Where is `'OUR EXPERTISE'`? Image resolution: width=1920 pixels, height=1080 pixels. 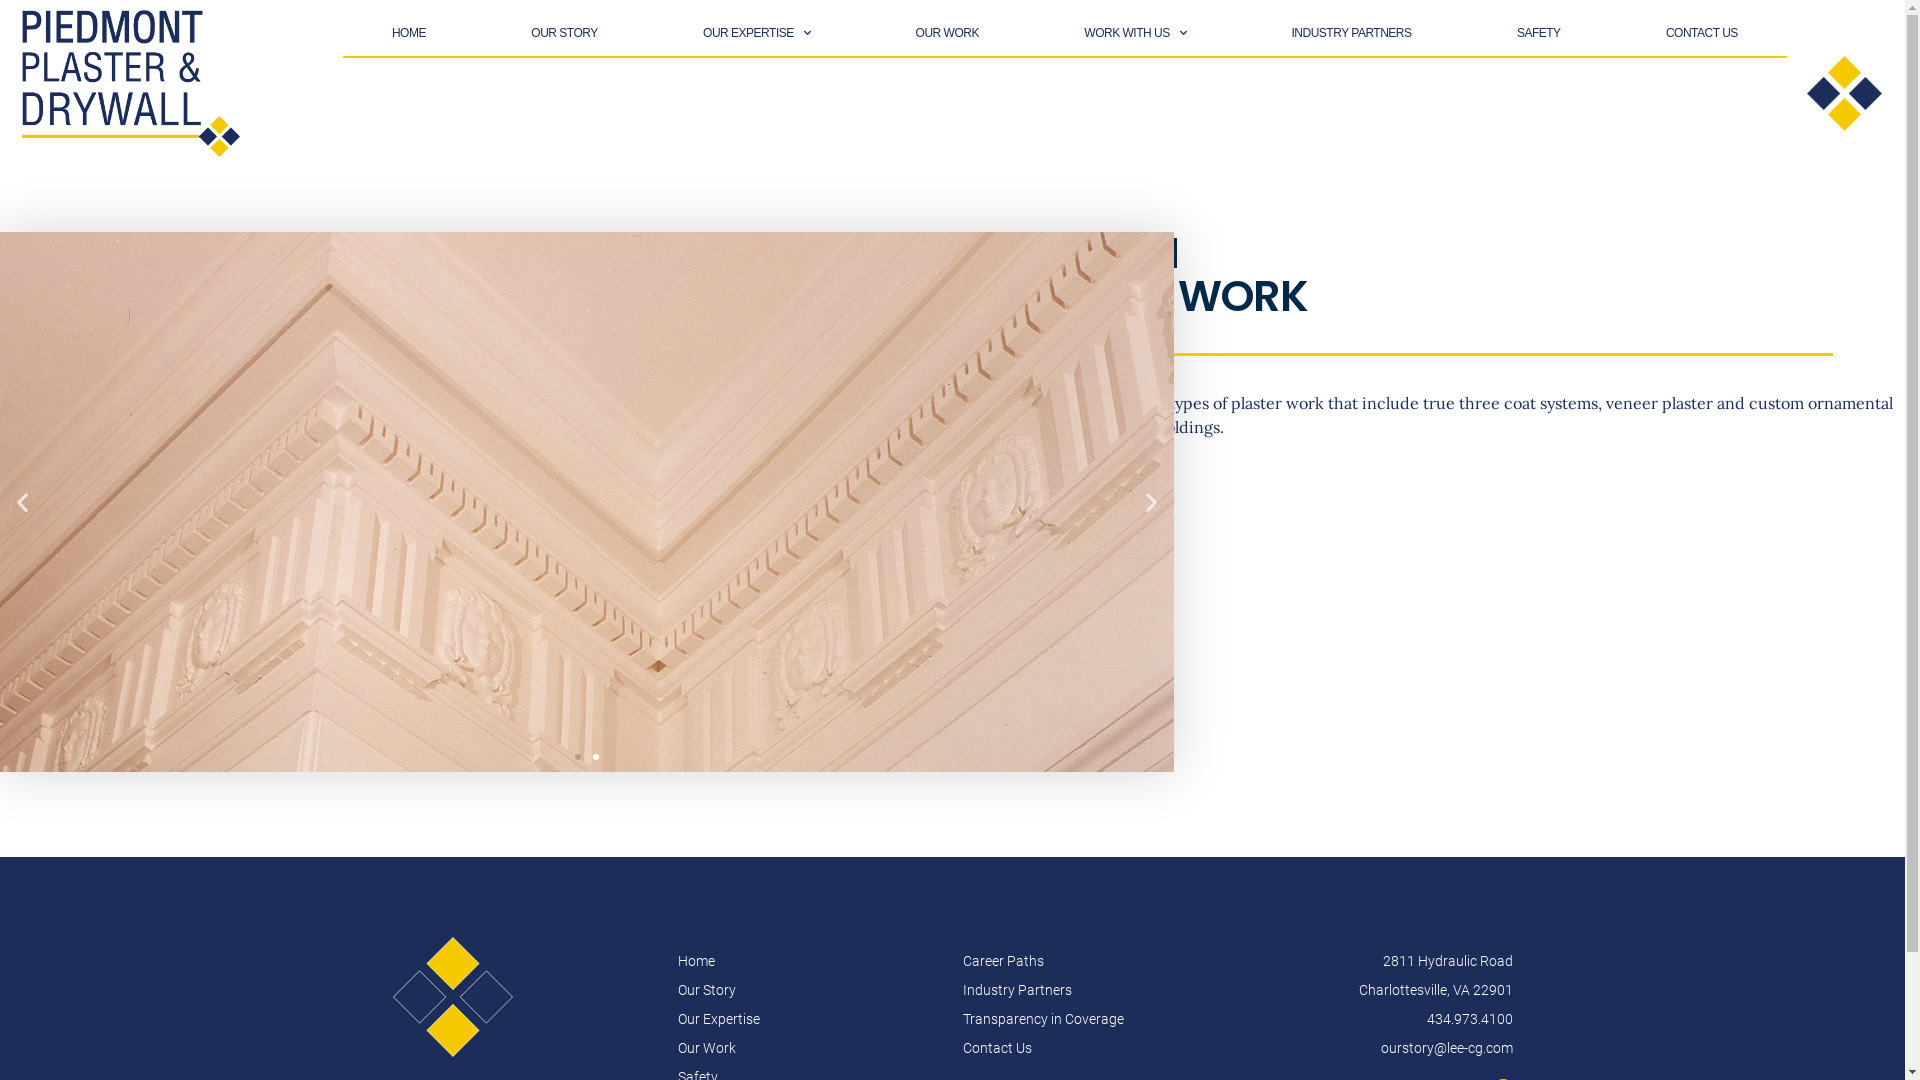
'OUR EXPERTISE' is located at coordinates (756, 33).